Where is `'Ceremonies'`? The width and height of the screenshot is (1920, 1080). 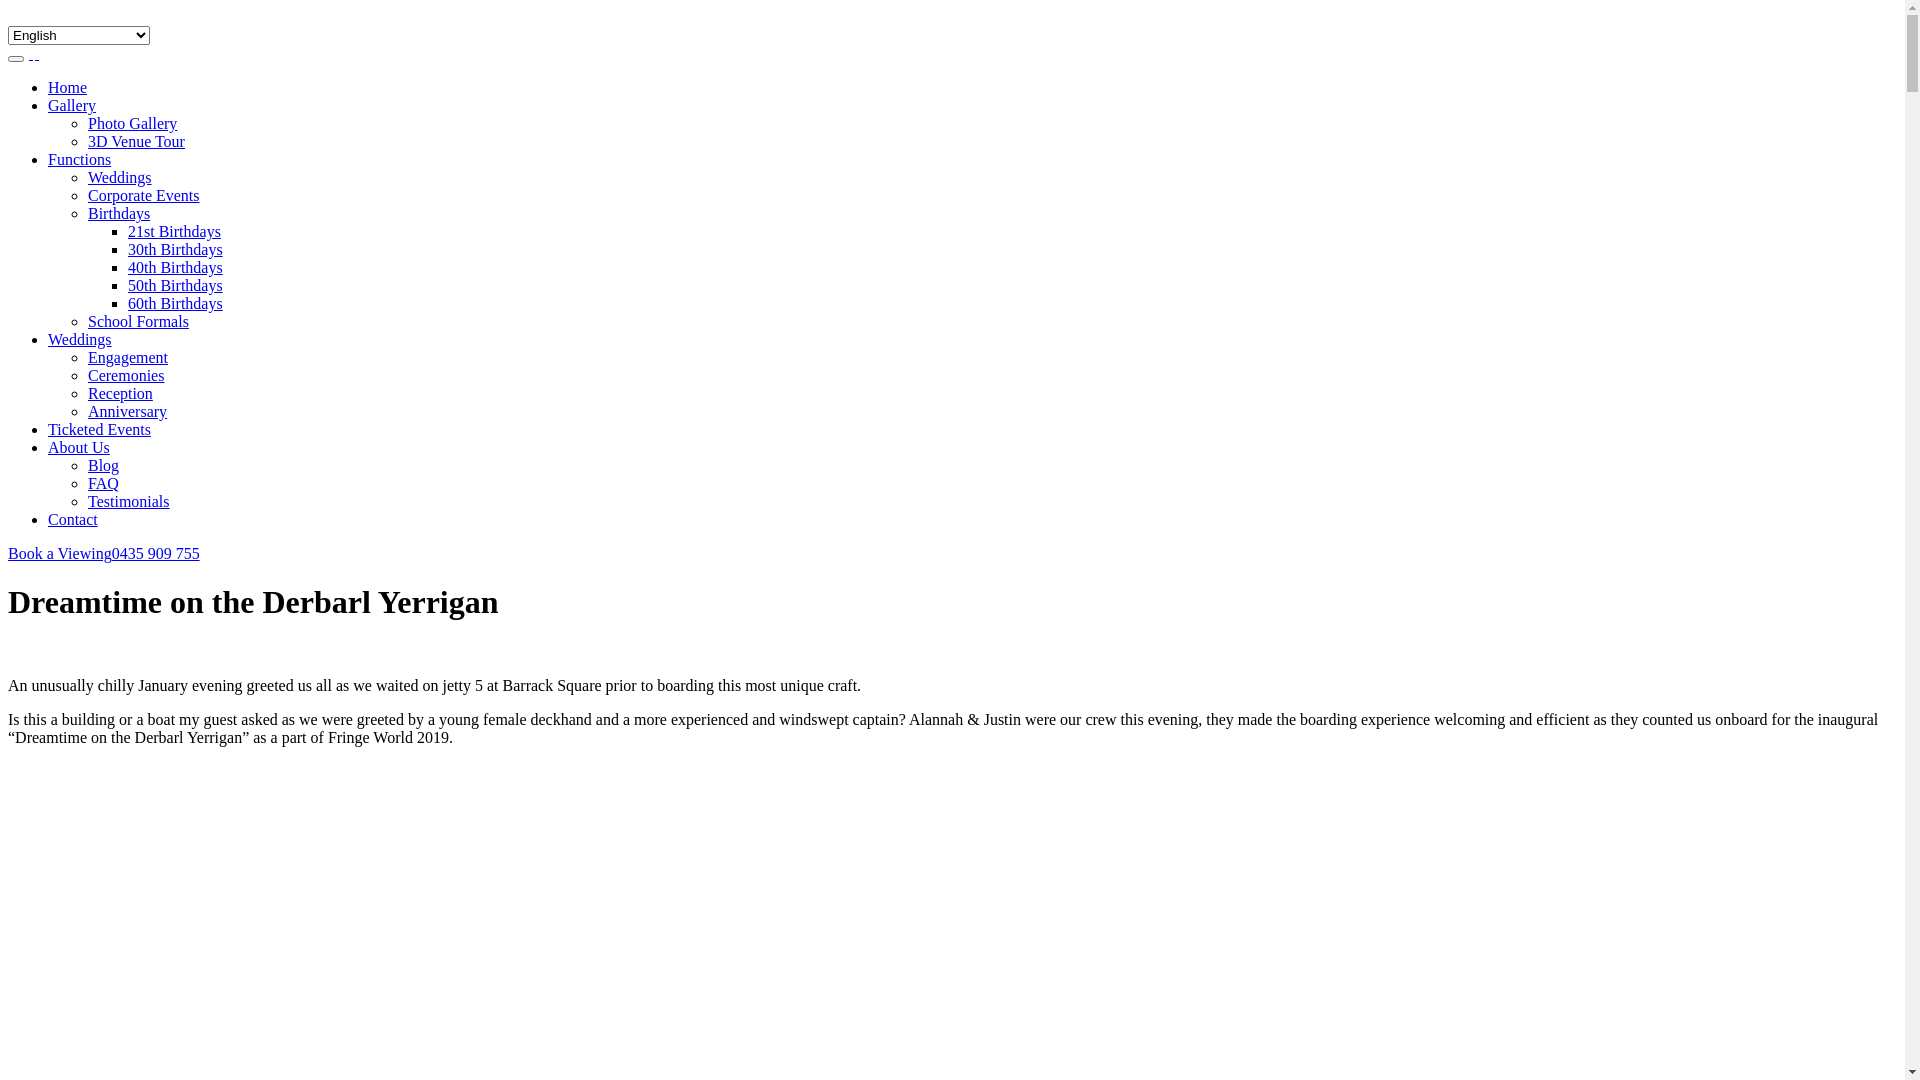 'Ceremonies' is located at coordinates (86, 375).